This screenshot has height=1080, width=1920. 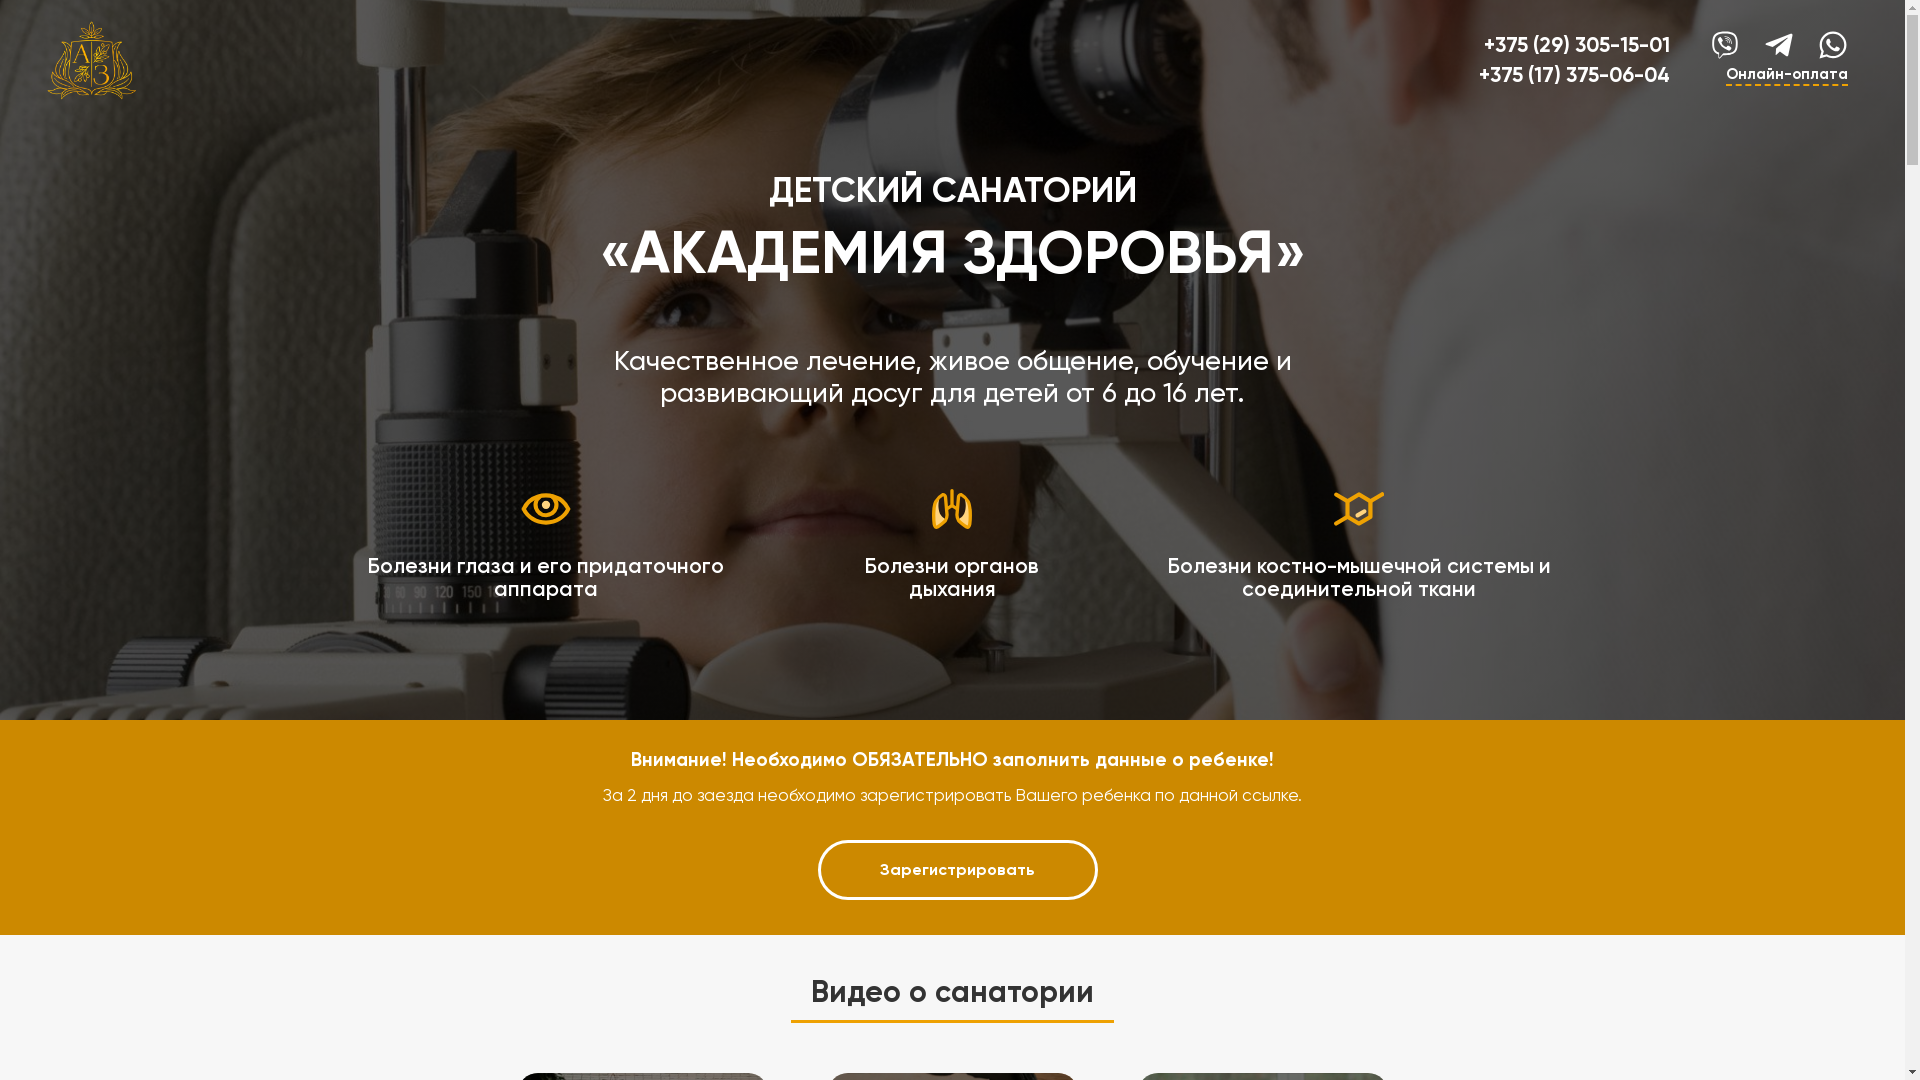 I want to click on '+375 (17) 375-06-04', so click(x=1478, y=73).